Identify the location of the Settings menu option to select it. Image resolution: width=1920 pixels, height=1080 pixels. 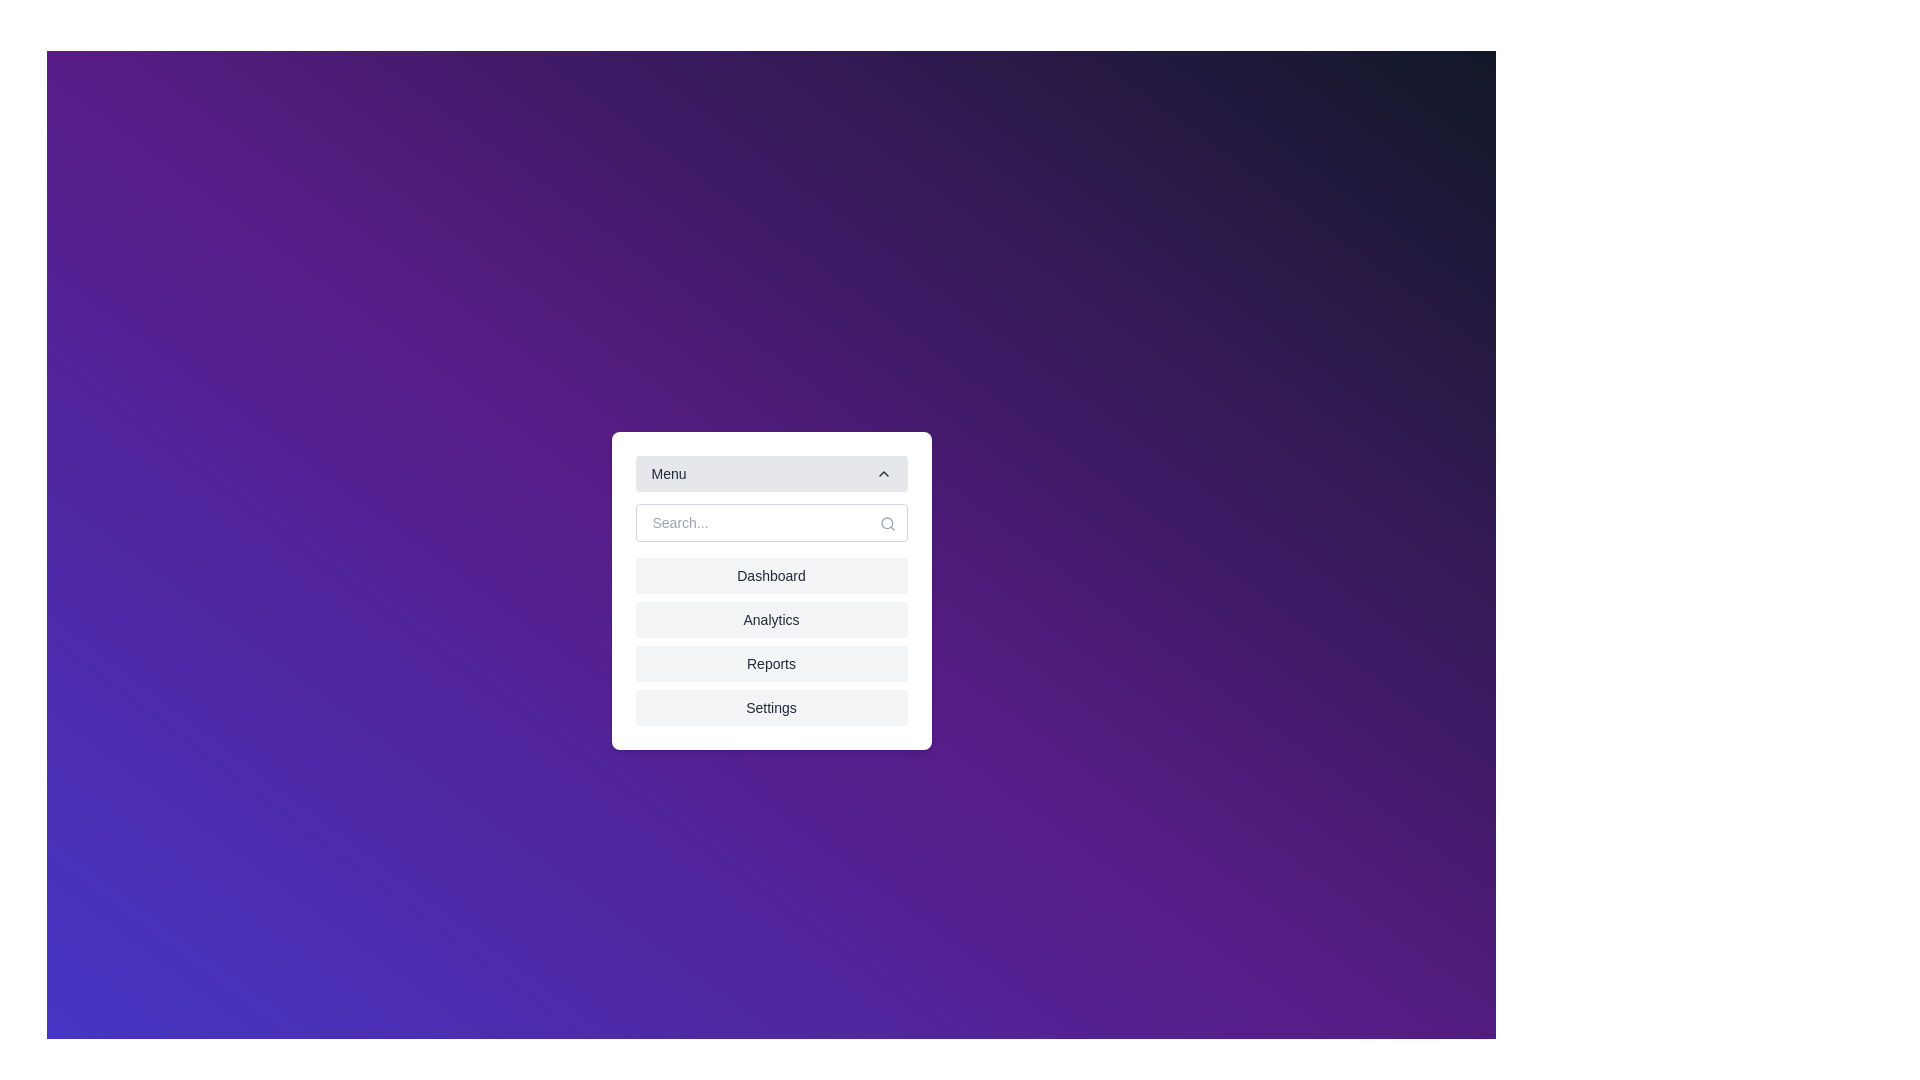
(770, 707).